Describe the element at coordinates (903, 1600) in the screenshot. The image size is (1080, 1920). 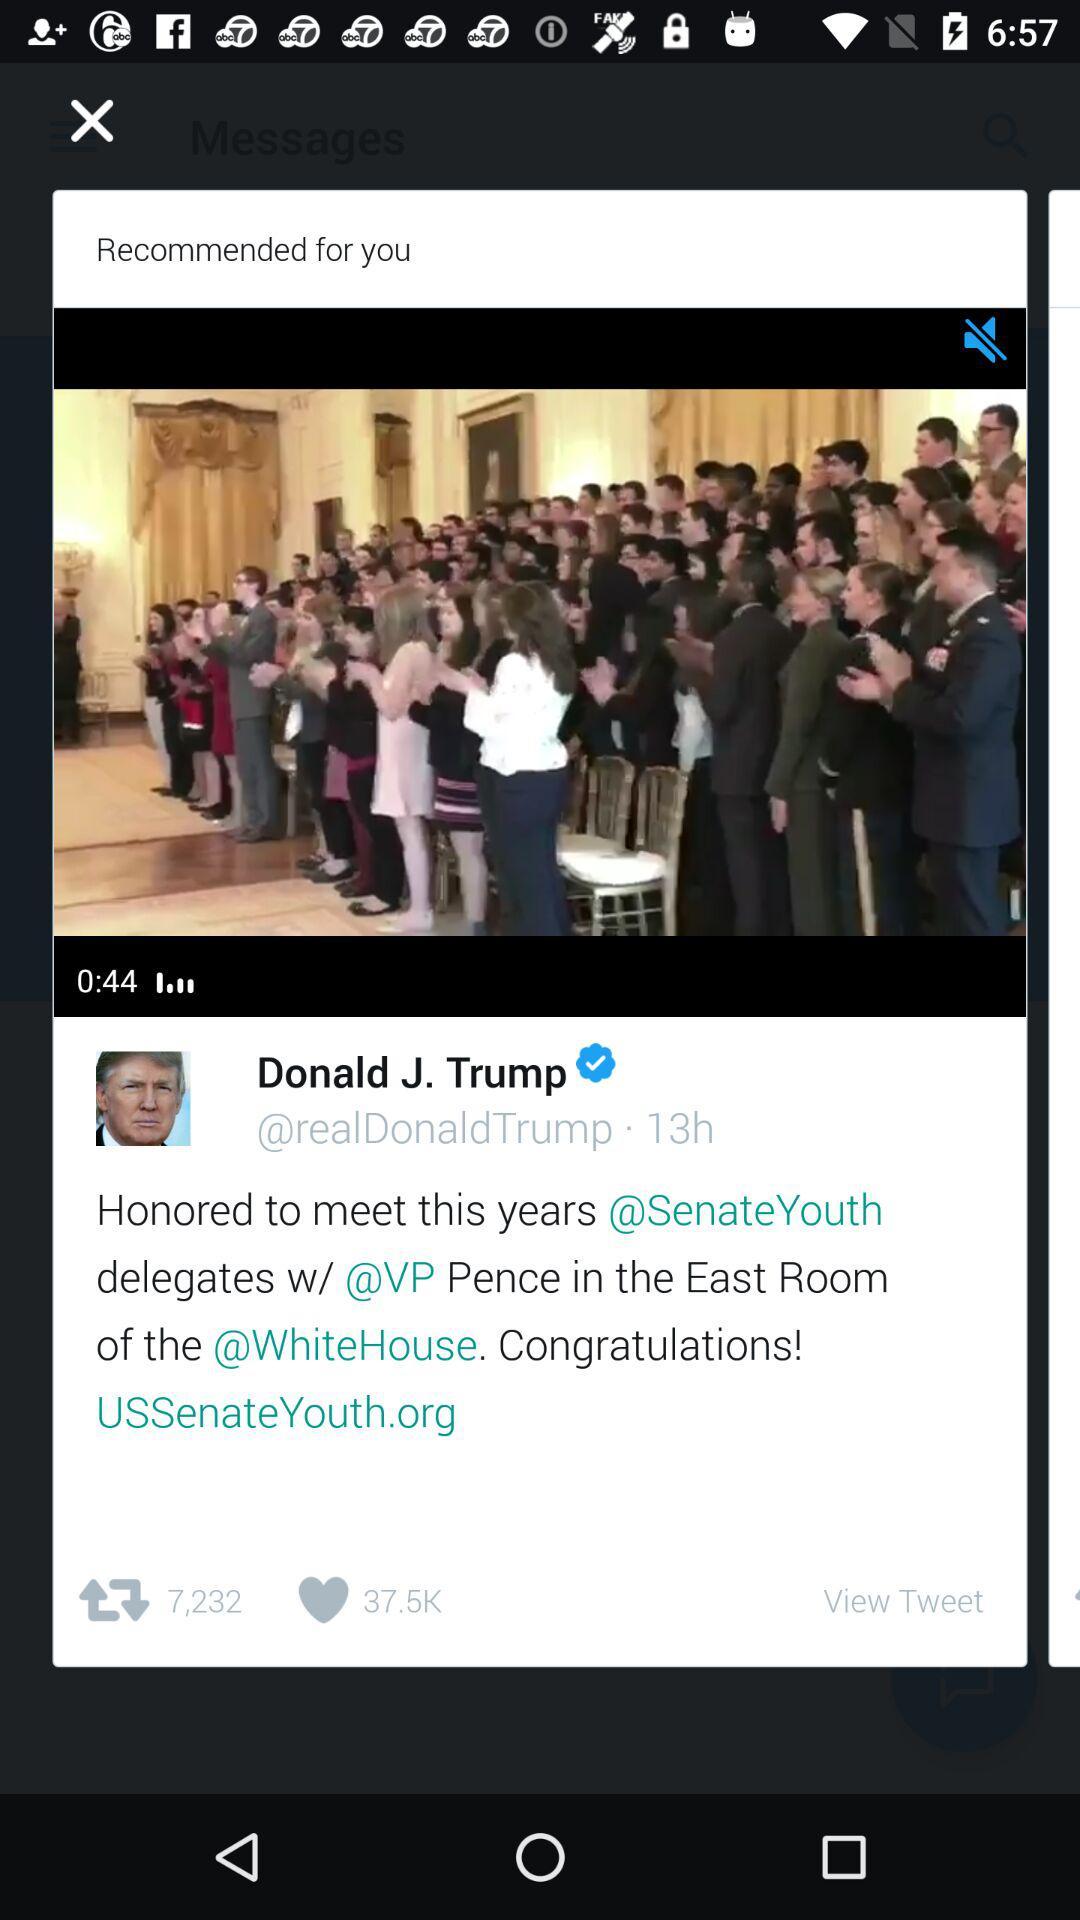
I see `the icon below the honored to meet item` at that location.